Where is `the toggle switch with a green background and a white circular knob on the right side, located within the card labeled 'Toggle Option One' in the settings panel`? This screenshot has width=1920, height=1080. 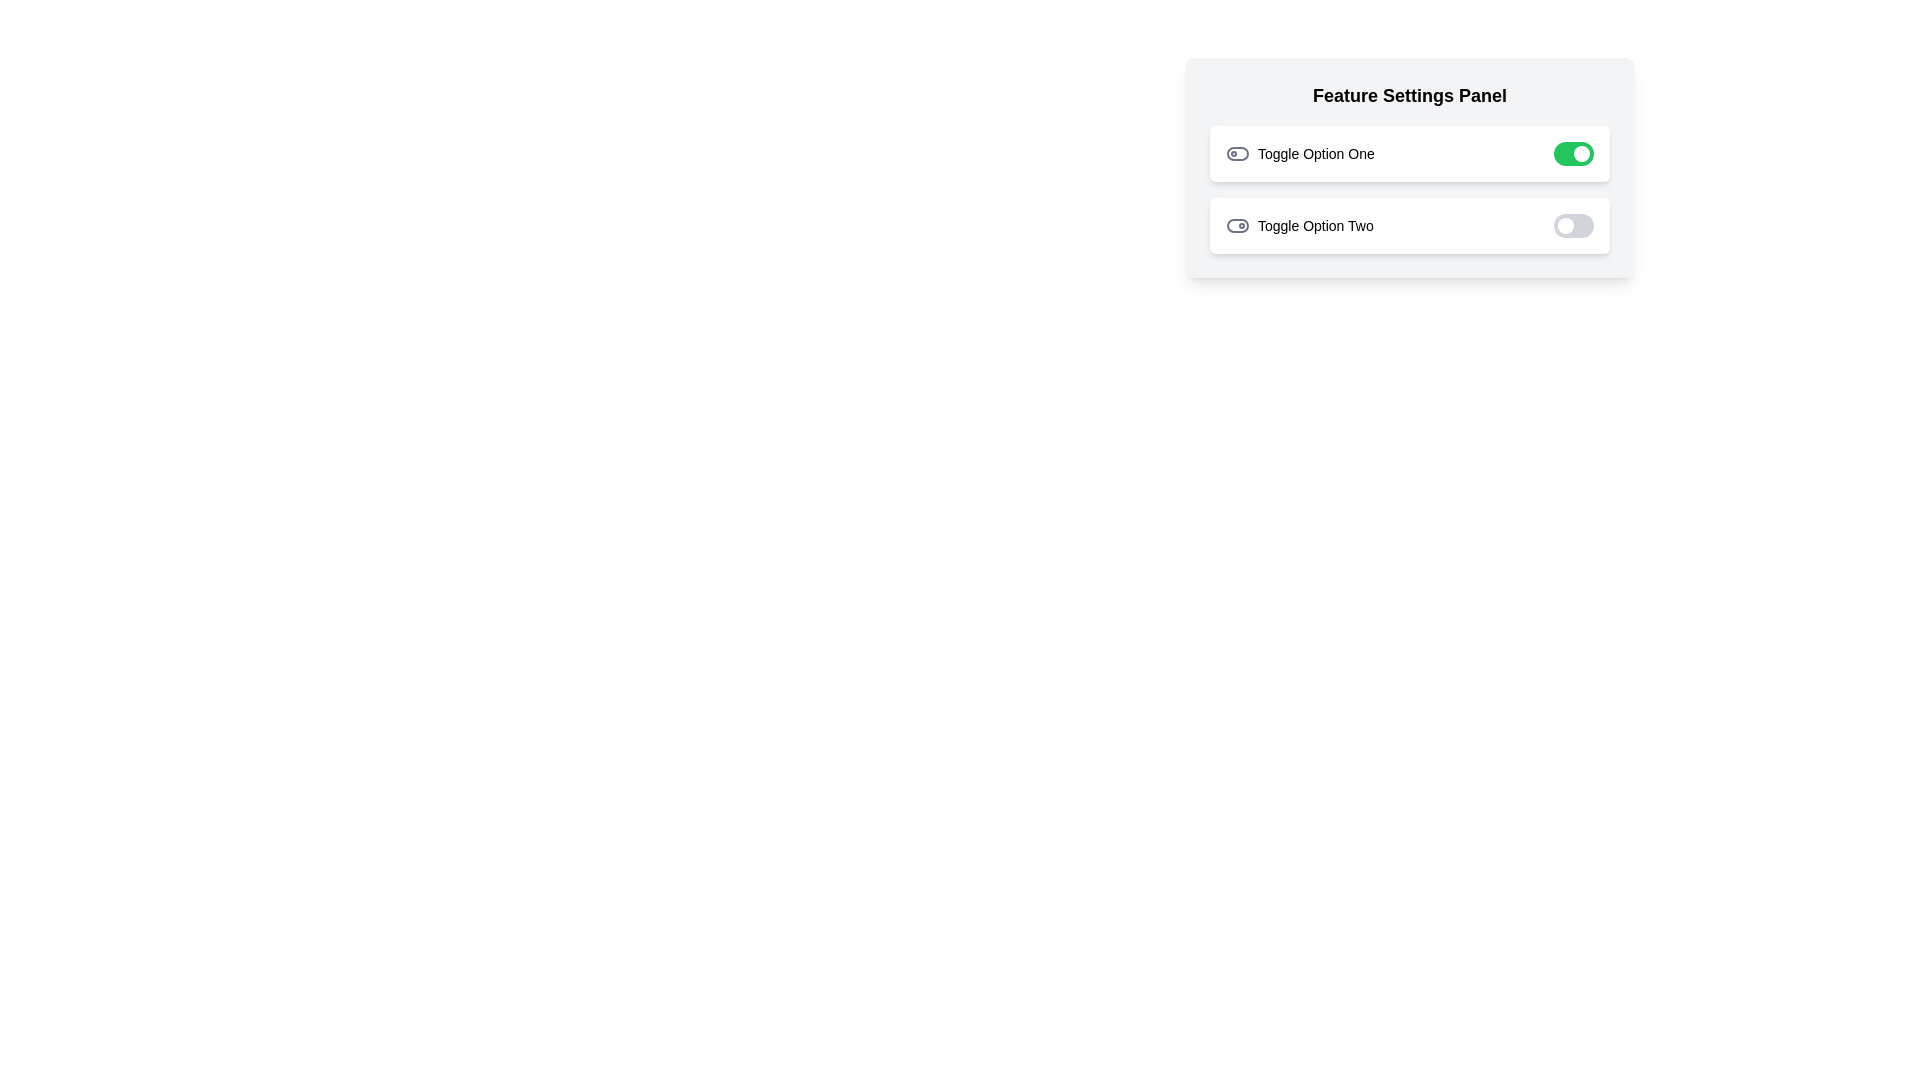 the toggle switch with a green background and a white circular knob on the right side, located within the card labeled 'Toggle Option One' in the settings panel is located at coordinates (1573, 153).